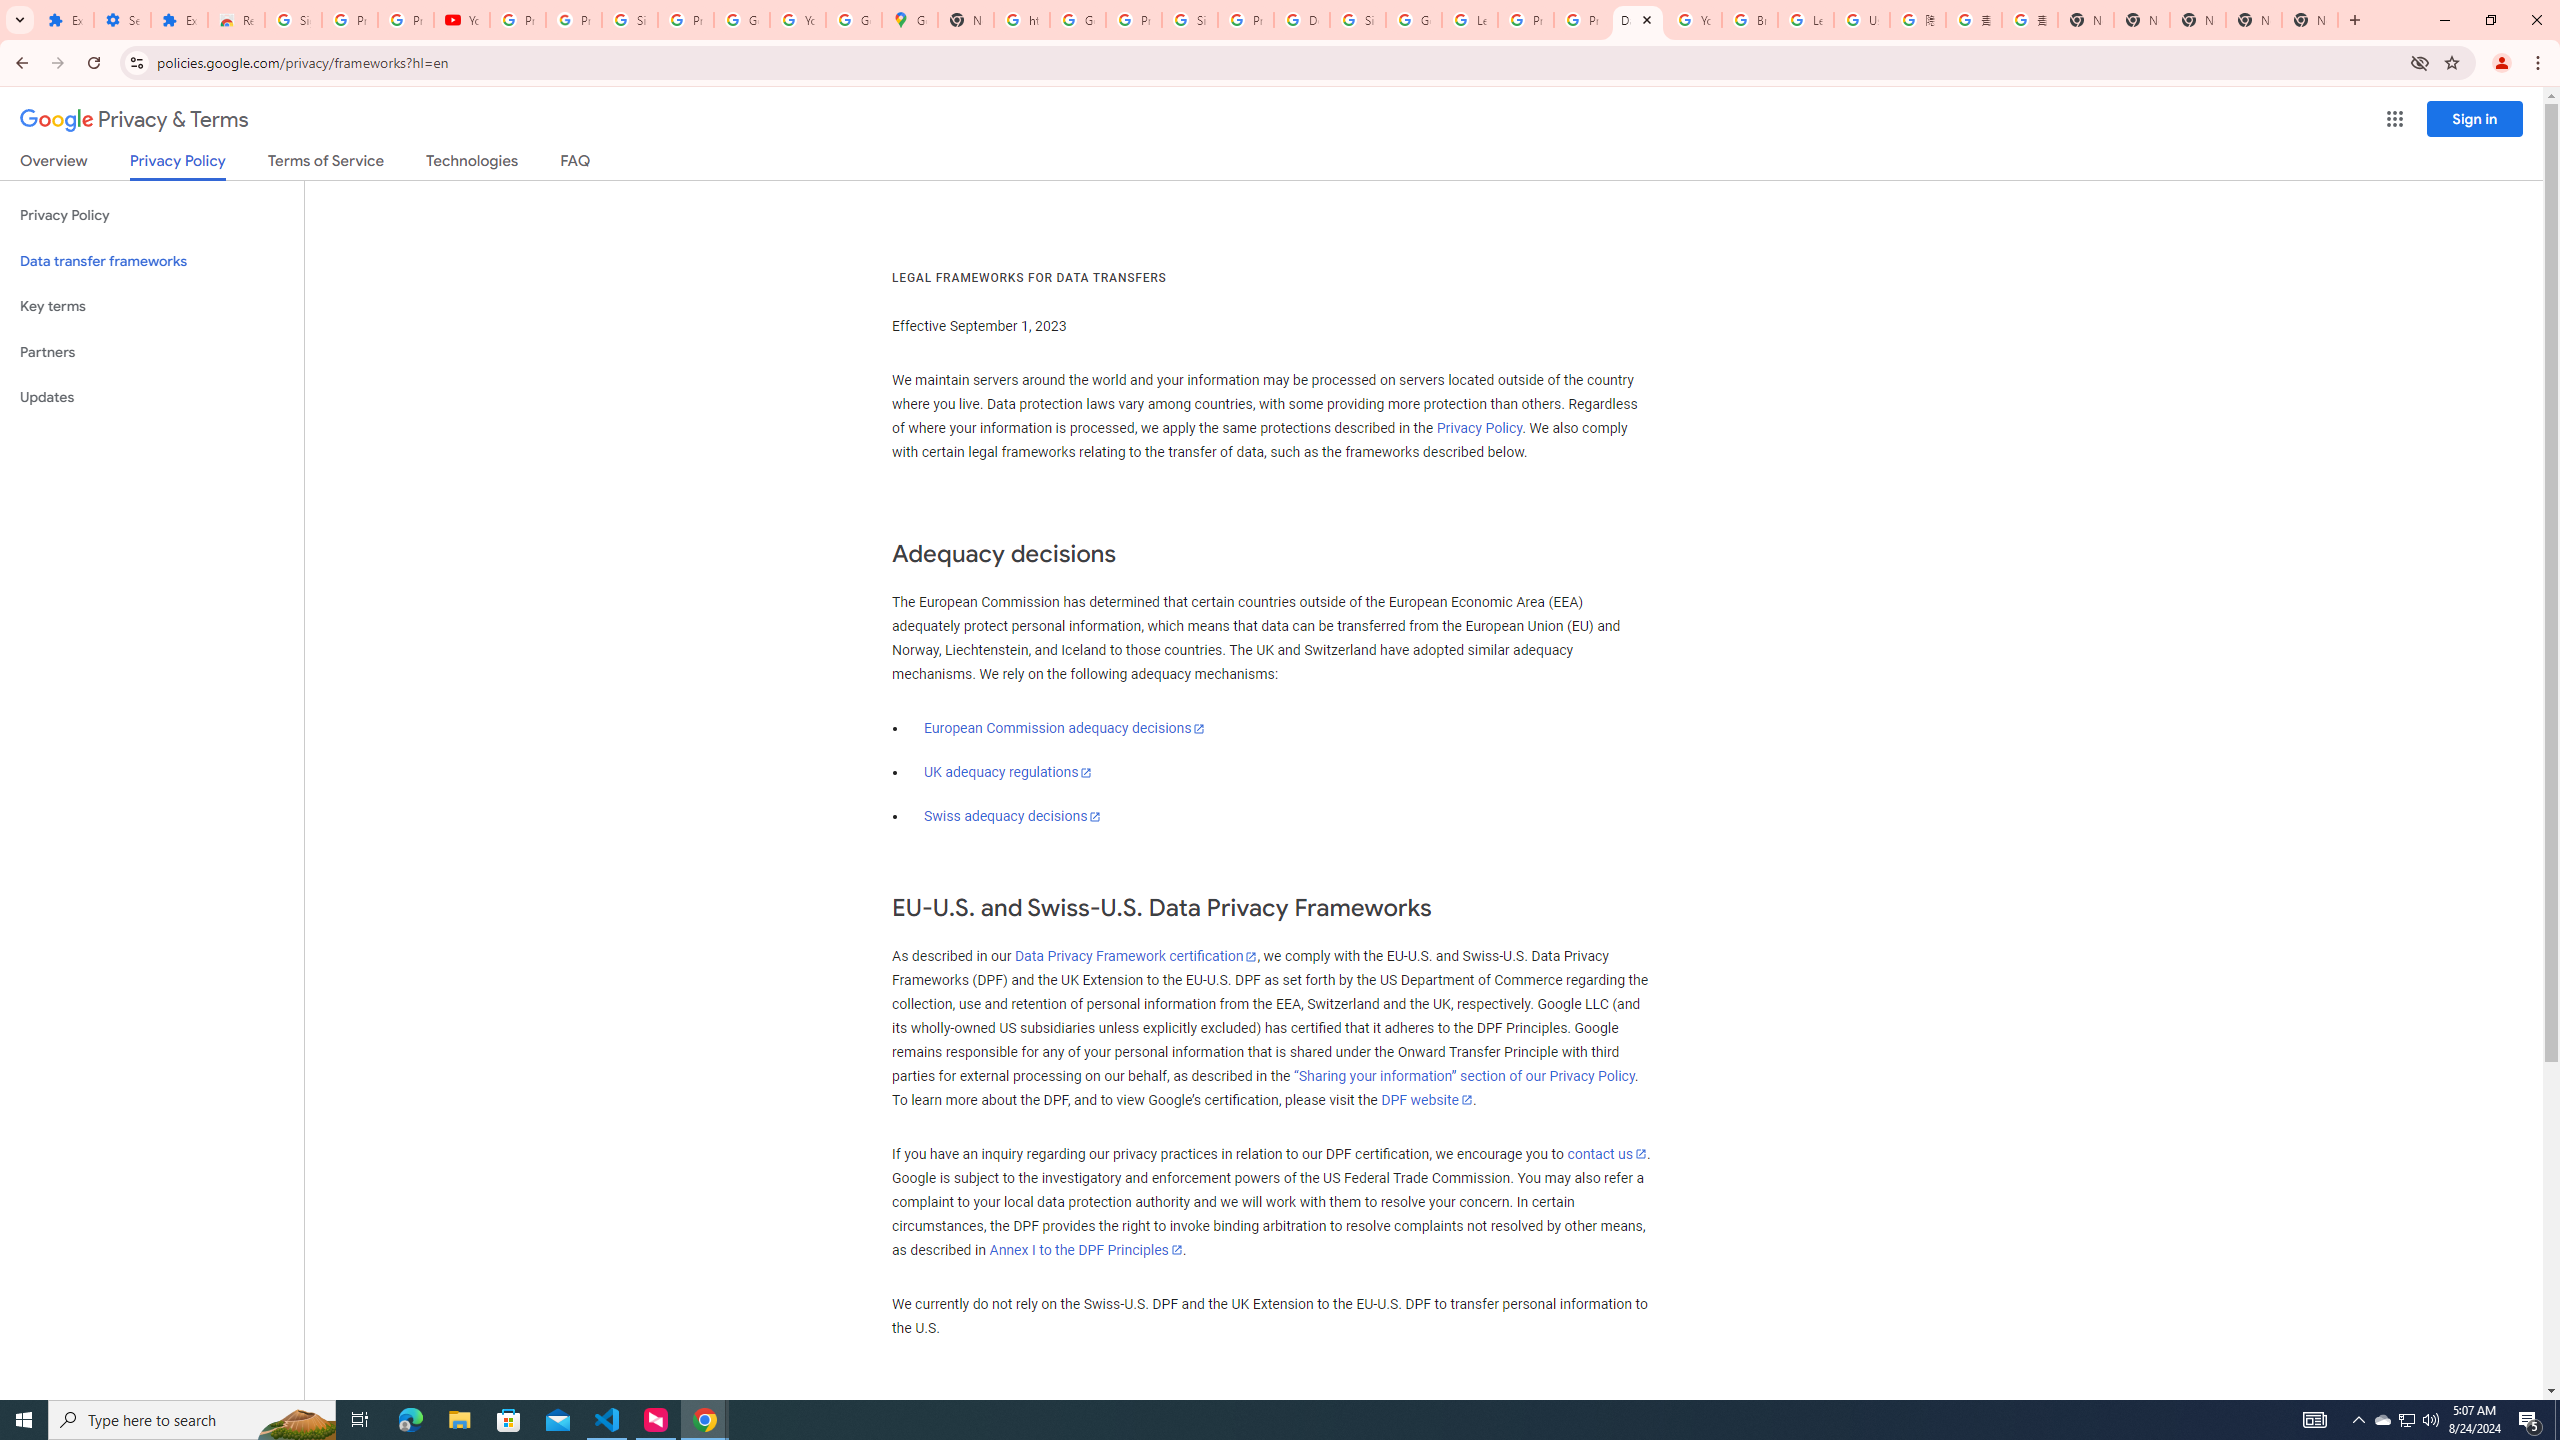  Describe the element at coordinates (65, 19) in the screenshot. I see `'Extensions'` at that location.